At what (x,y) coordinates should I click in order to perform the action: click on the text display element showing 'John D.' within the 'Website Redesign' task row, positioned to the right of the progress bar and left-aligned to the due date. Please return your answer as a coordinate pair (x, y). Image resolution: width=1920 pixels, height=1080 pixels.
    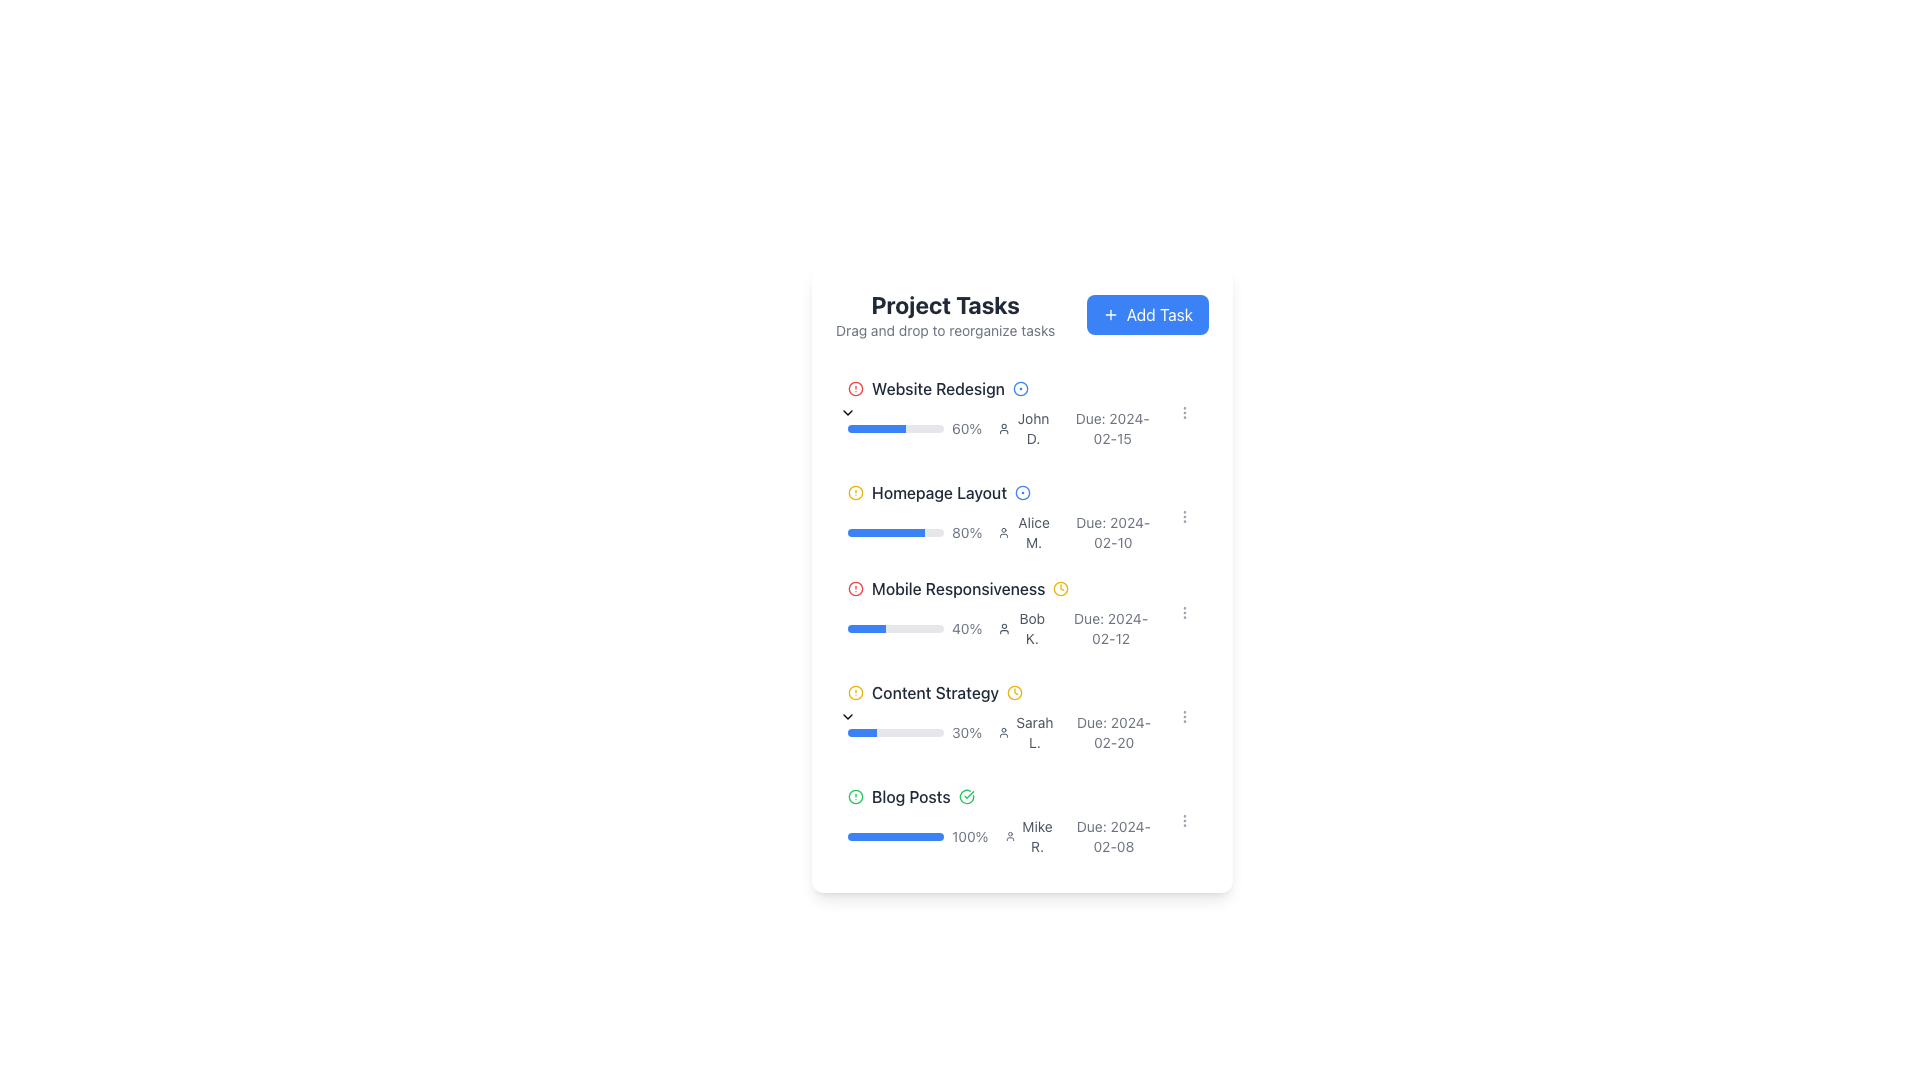
    Looking at the image, I should click on (1033, 427).